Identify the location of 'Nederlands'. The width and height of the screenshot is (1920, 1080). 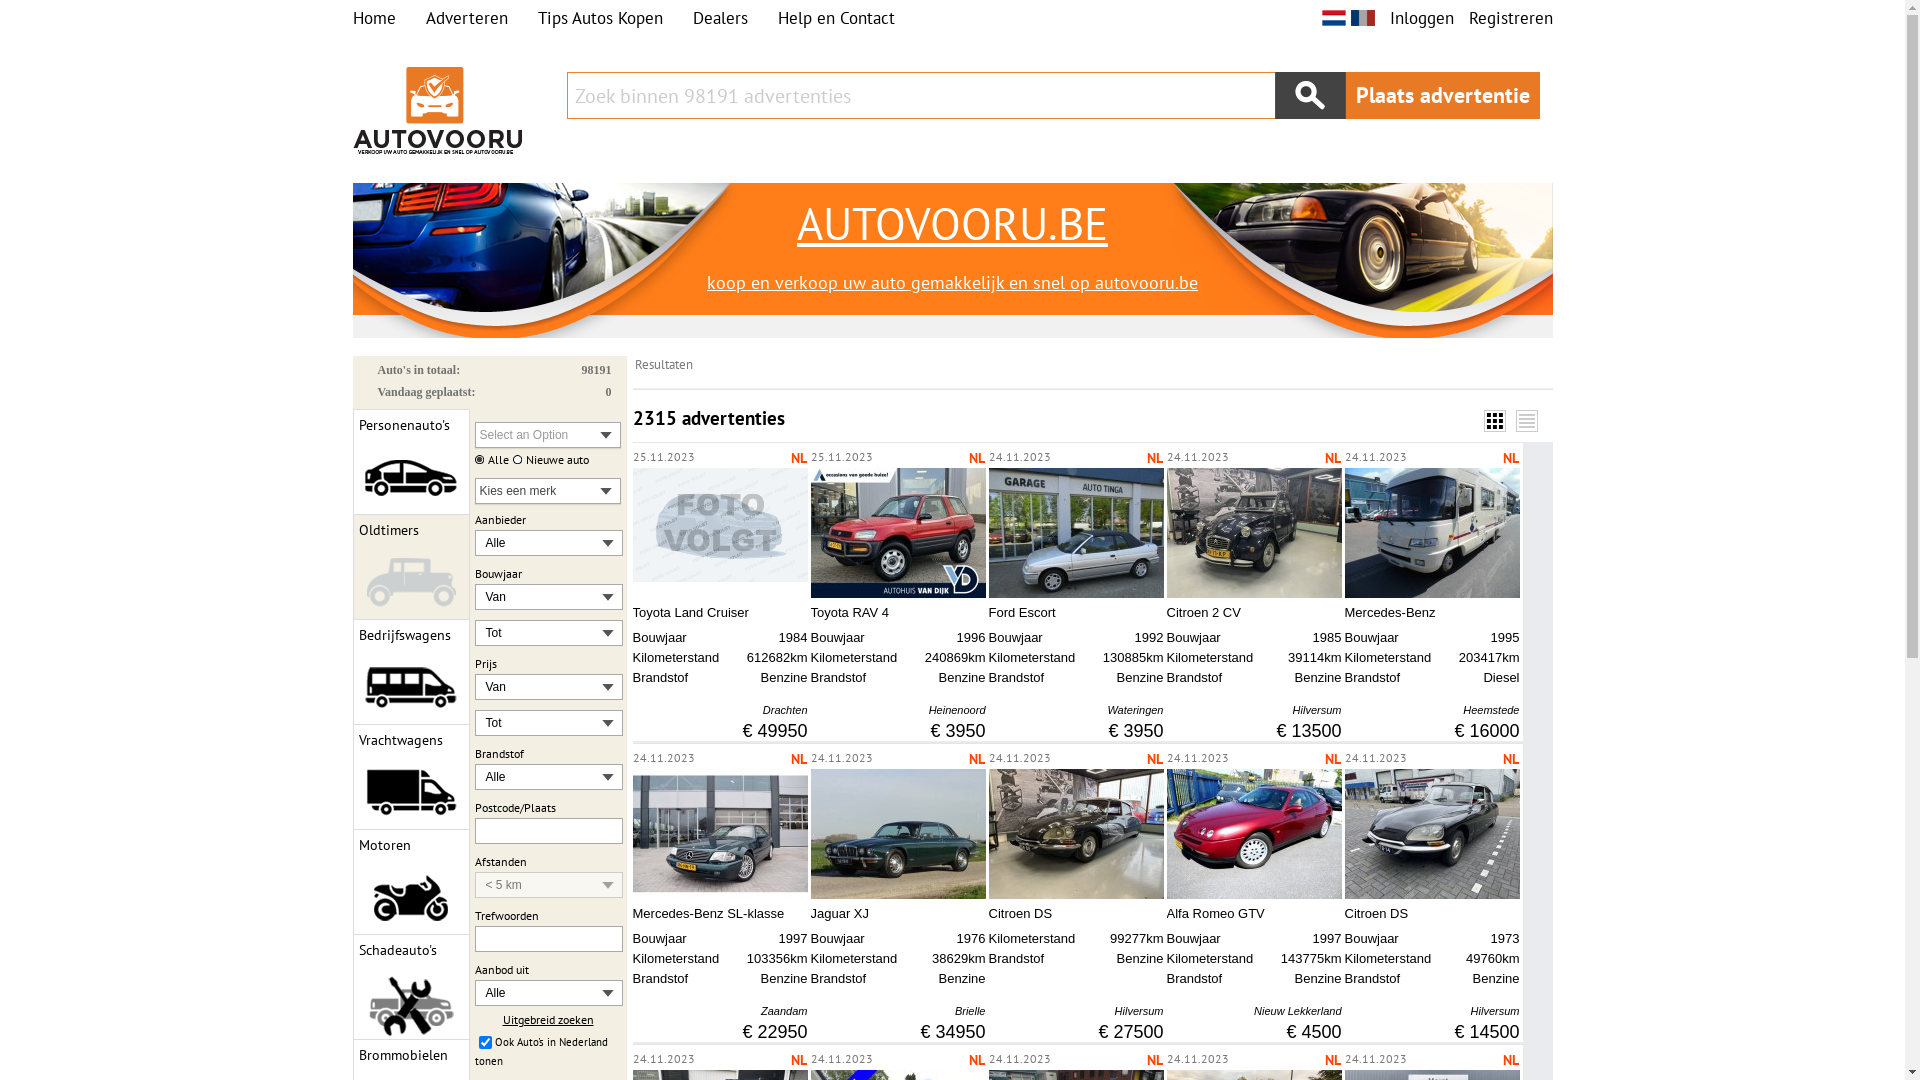
(1321, 18).